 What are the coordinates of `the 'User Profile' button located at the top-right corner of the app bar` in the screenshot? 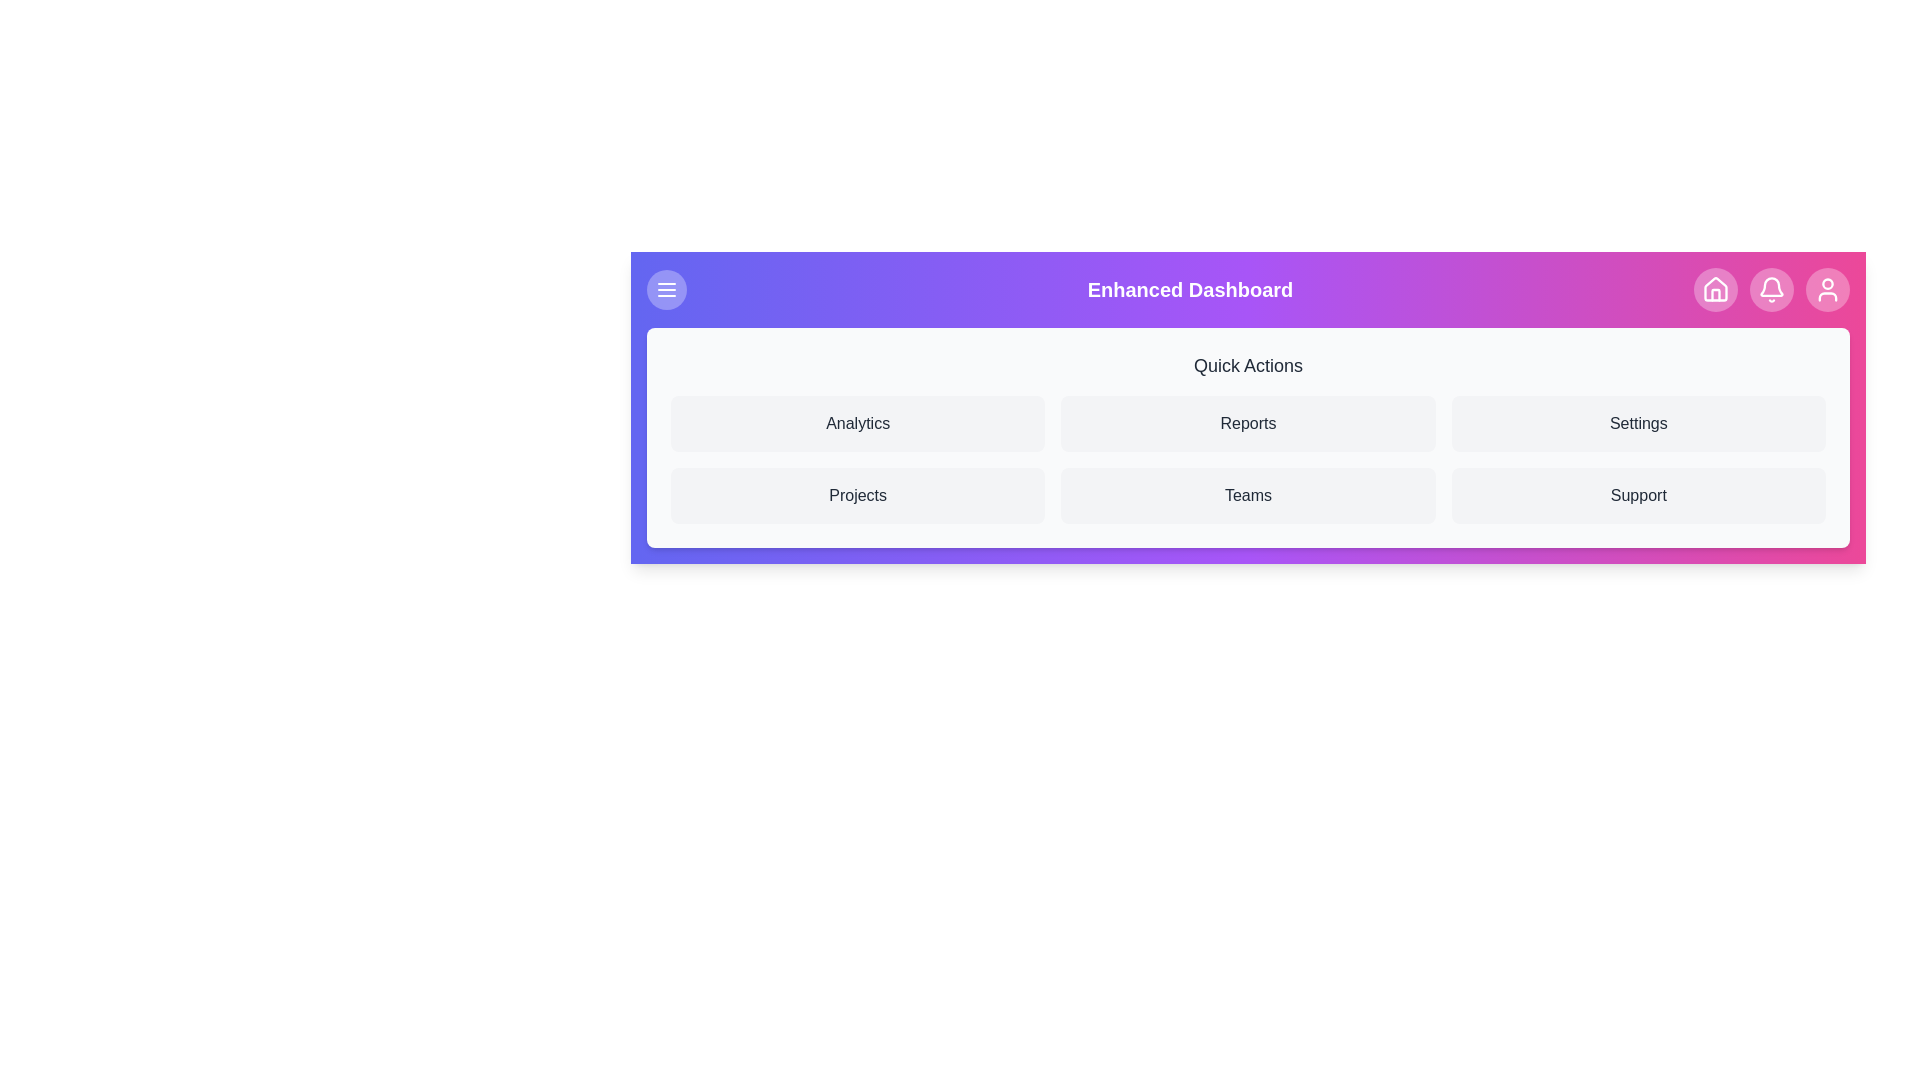 It's located at (1828, 289).